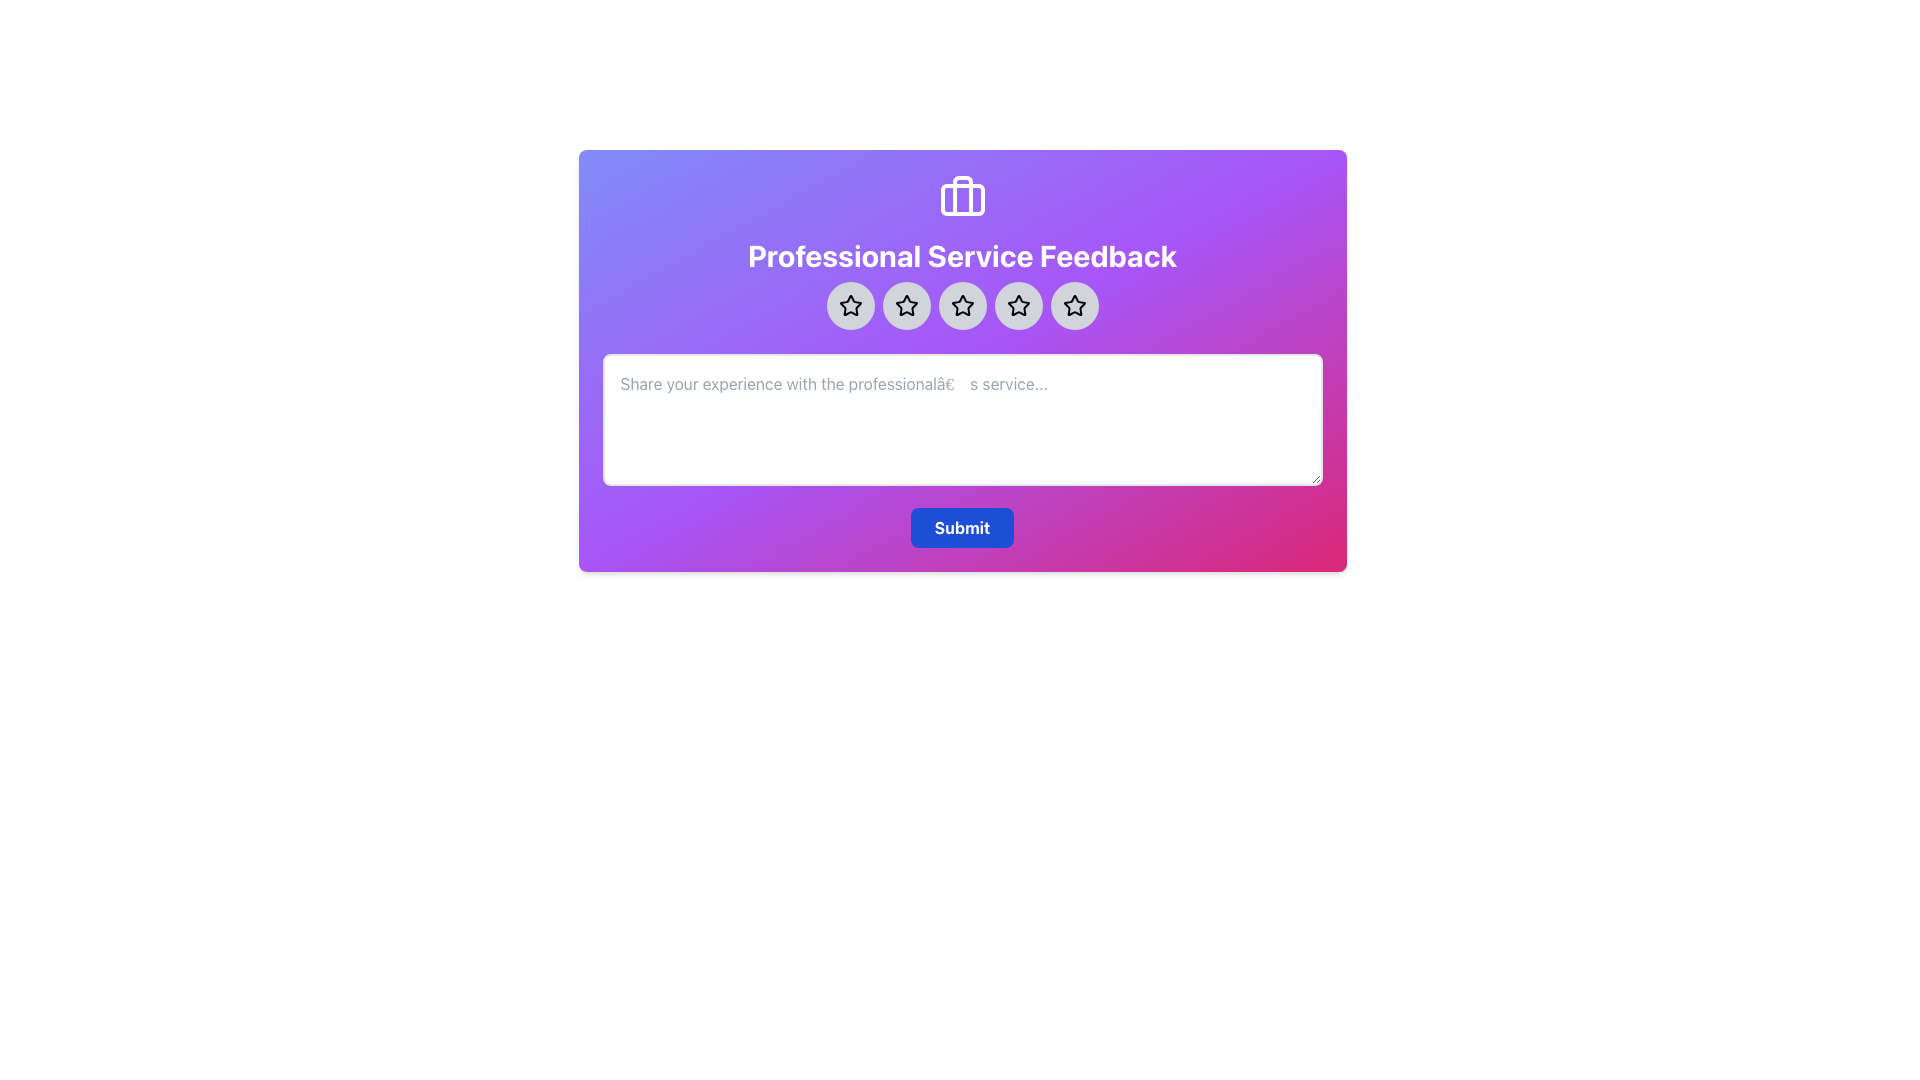 The height and width of the screenshot is (1080, 1920). What do you see at coordinates (850, 305) in the screenshot?
I see `the first star rating button for visual feedback, located below the 'Professional Service Feedback' title and part of a horizontal group of five rating stars` at bounding box center [850, 305].